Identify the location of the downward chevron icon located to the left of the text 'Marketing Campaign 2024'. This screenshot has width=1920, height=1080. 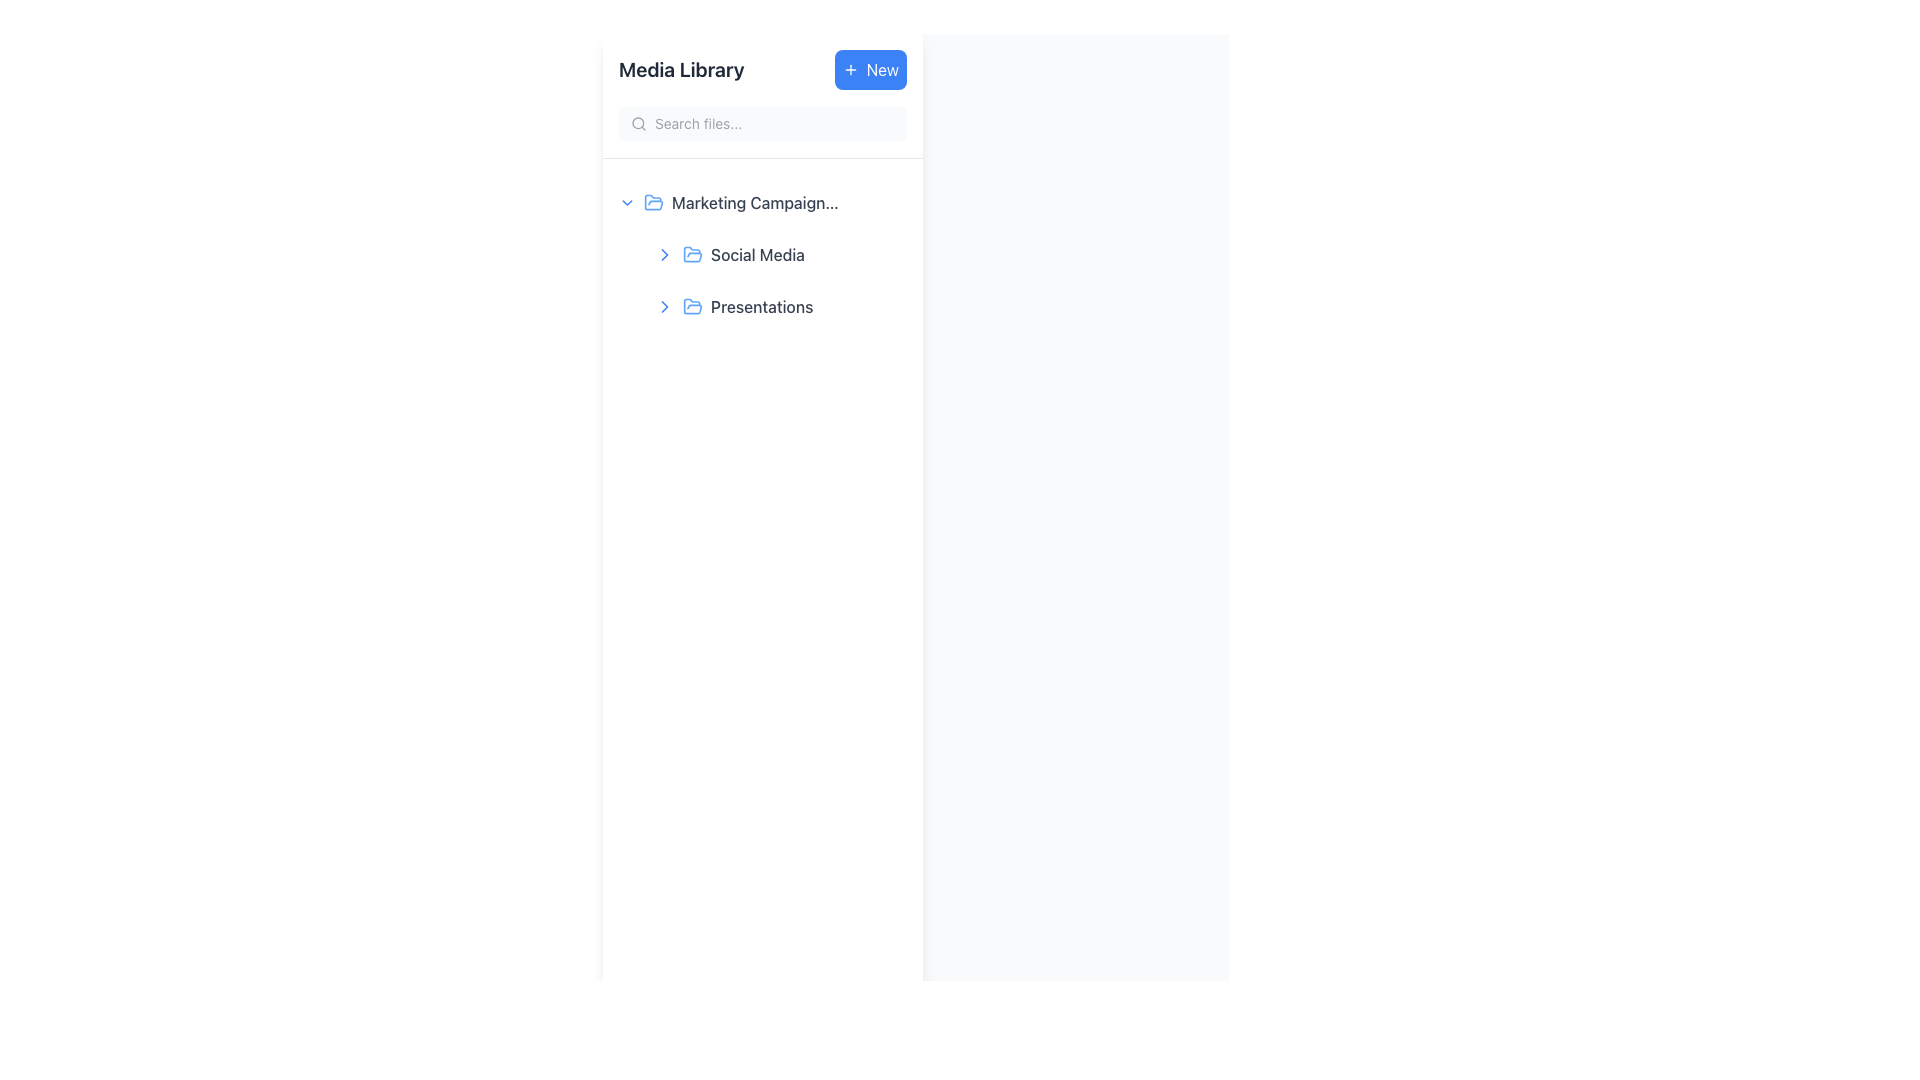
(626, 203).